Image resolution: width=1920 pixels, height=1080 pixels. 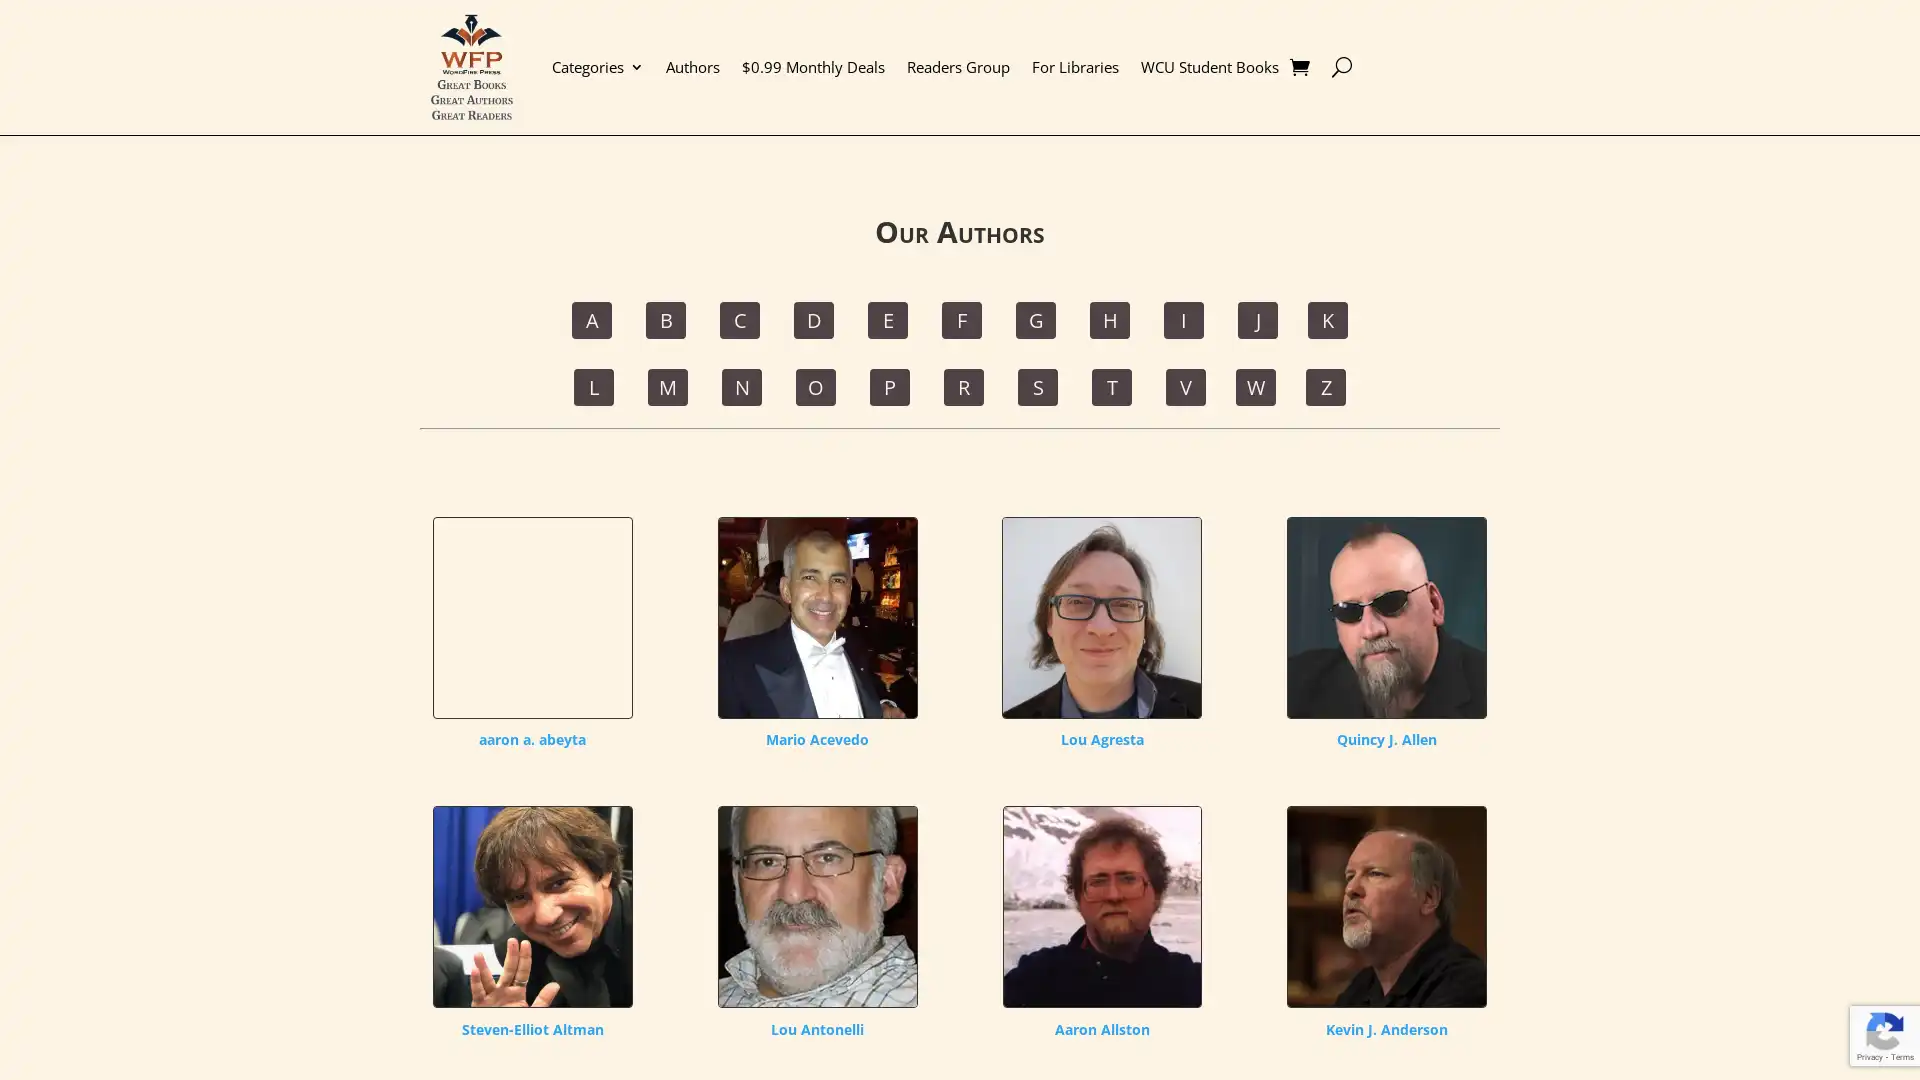 What do you see at coordinates (1184, 318) in the screenshot?
I see `I` at bounding box center [1184, 318].